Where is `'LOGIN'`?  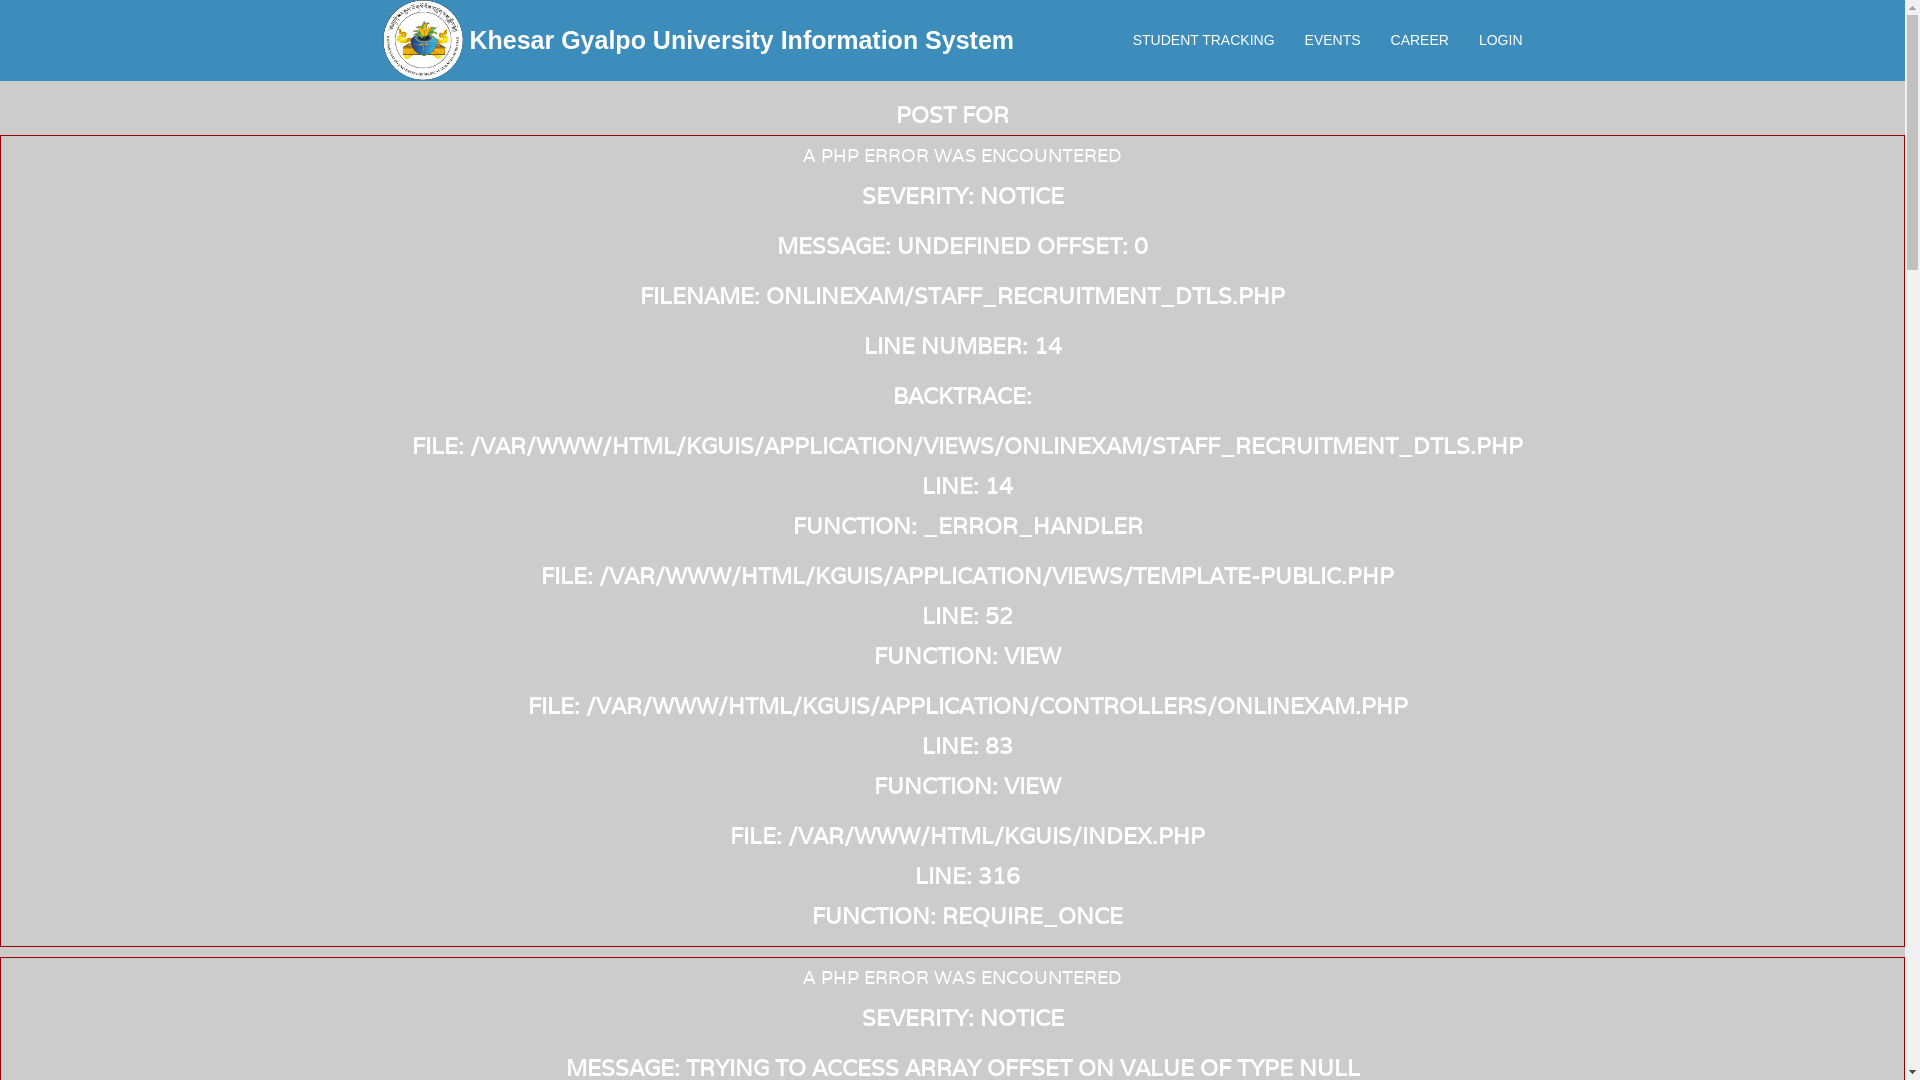 'LOGIN' is located at coordinates (1501, 39).